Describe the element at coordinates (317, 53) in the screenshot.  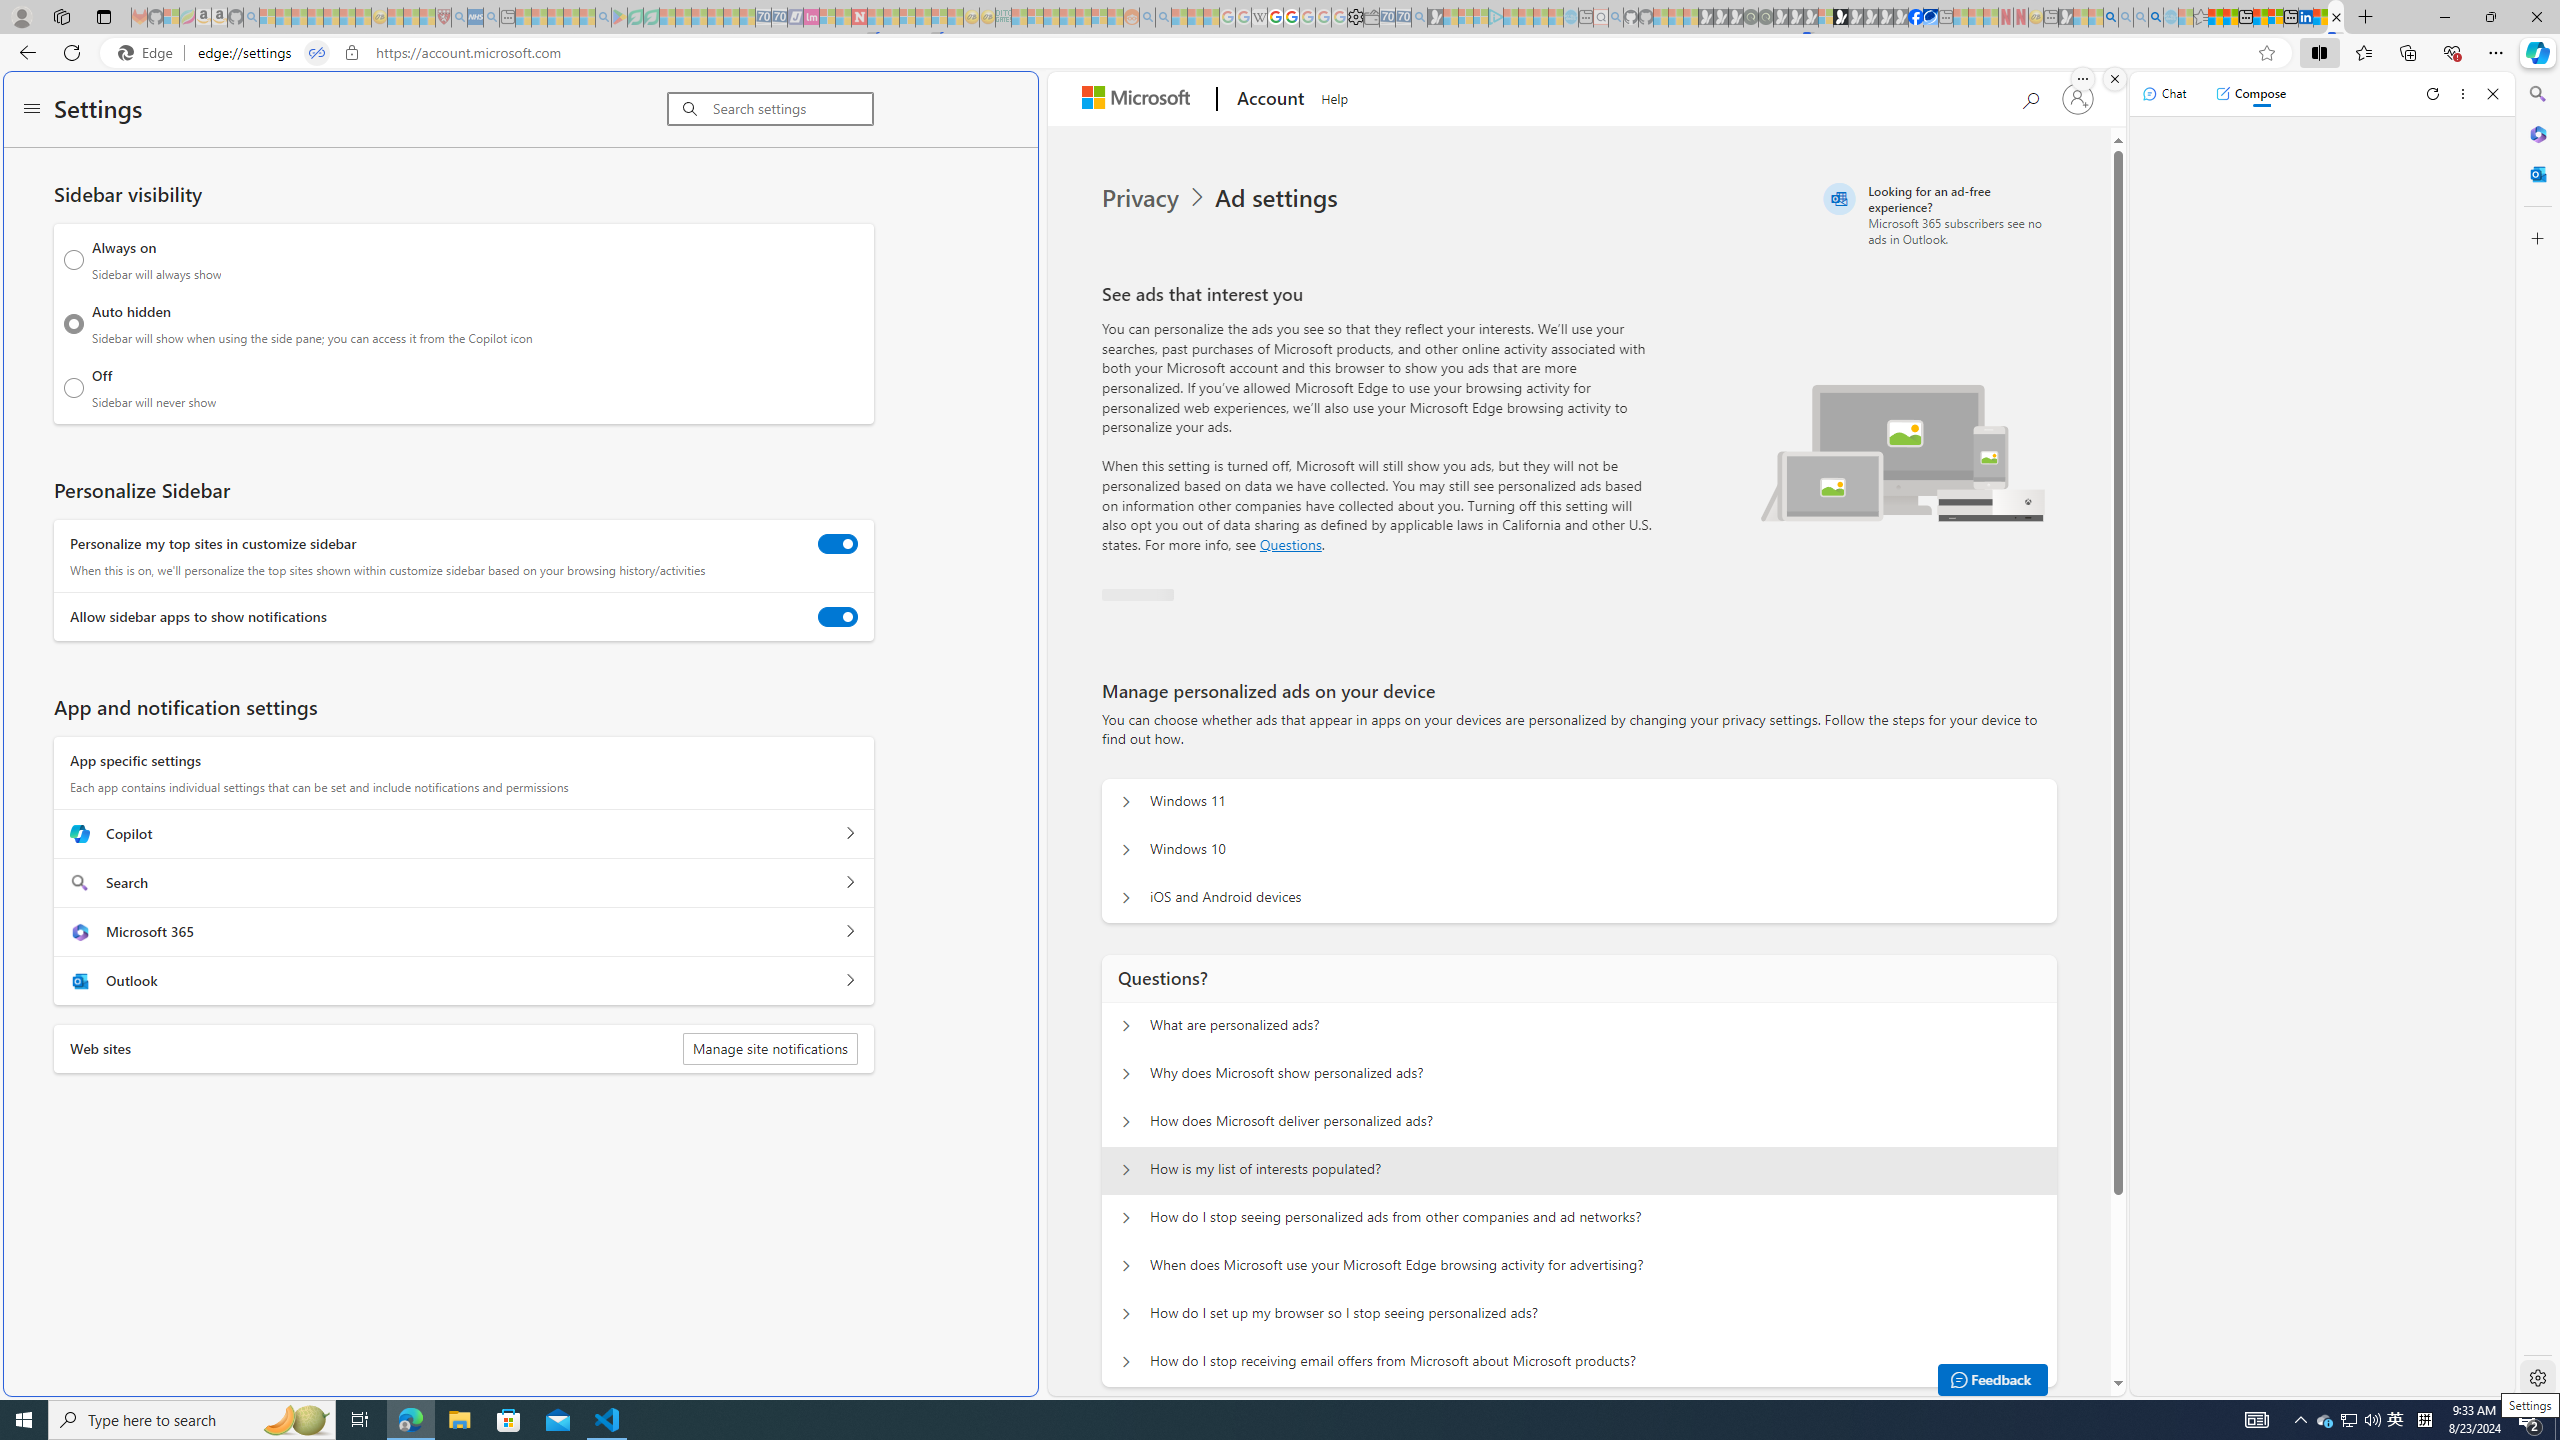
I see `'Tabs in split screen'` at that location.